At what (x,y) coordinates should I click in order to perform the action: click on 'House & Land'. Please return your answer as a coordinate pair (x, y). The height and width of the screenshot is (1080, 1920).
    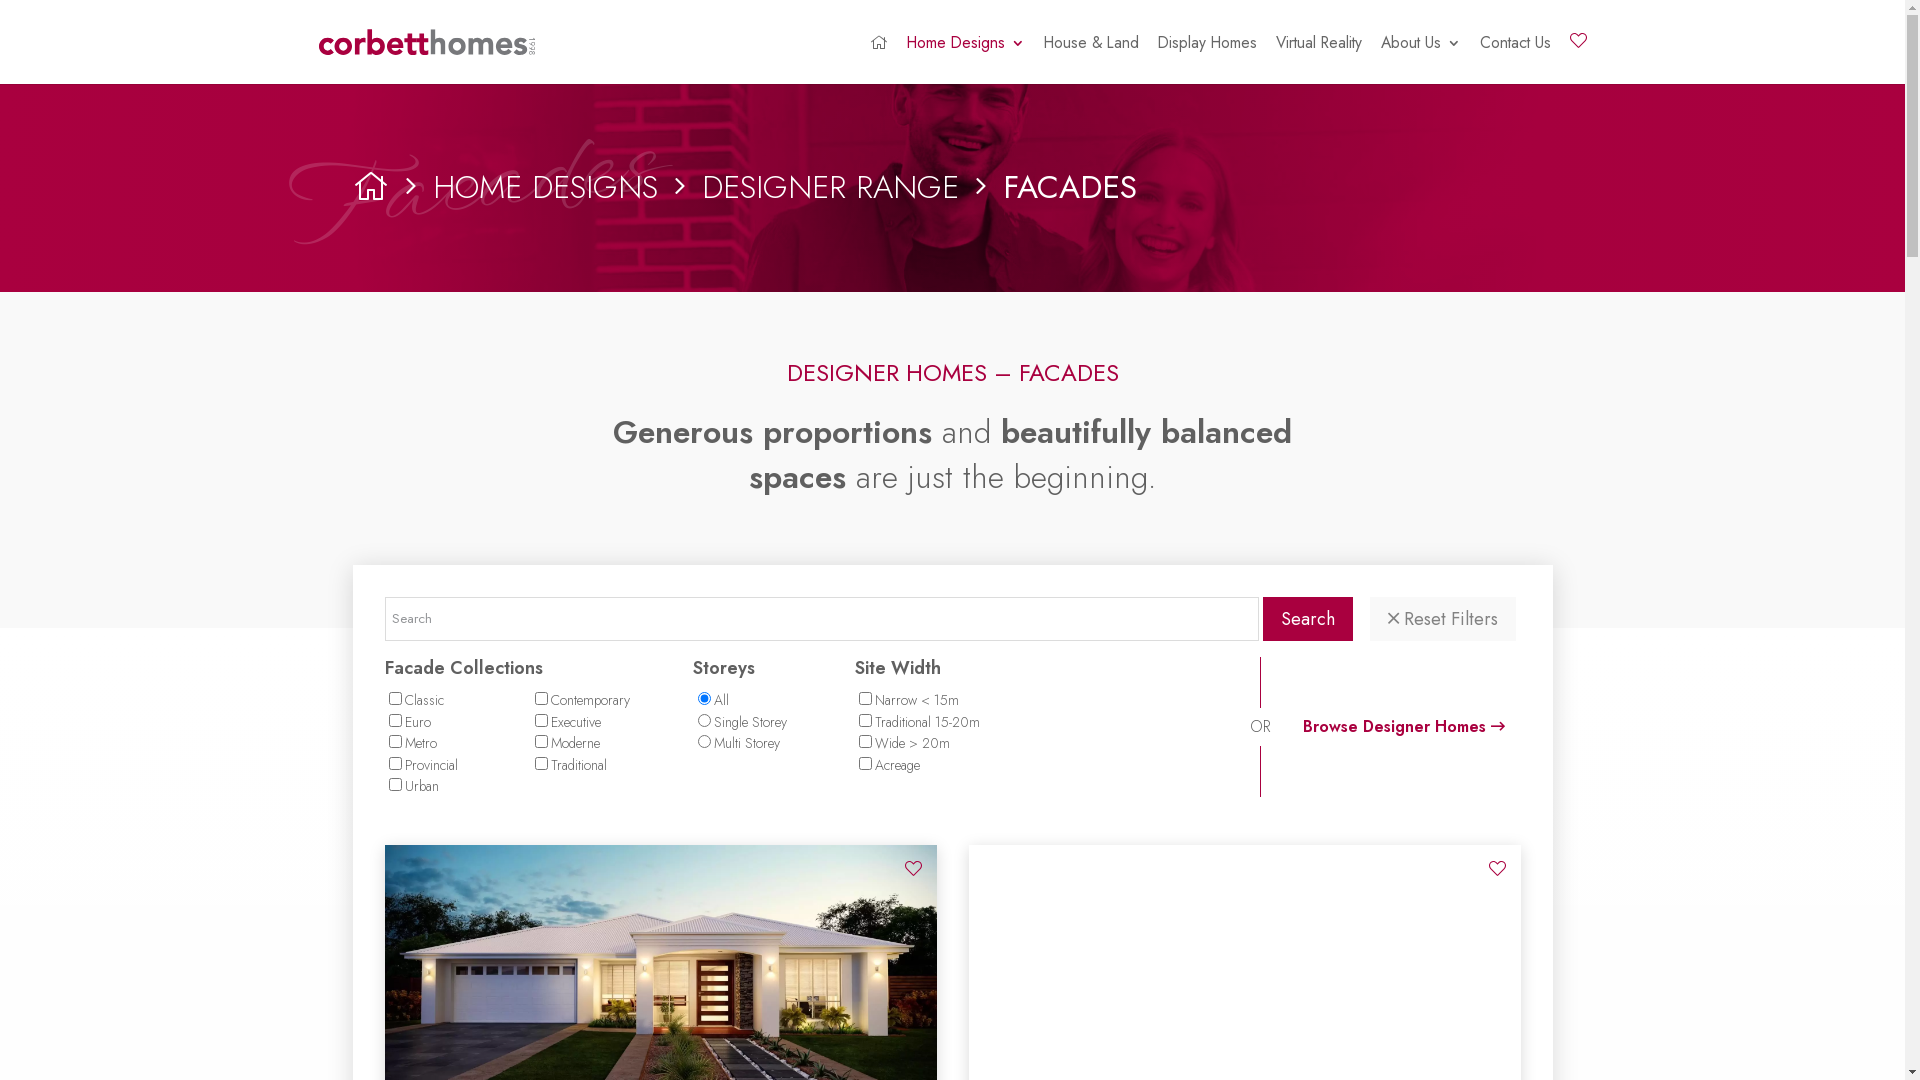
    Looking at the image, I should click on (1090, 58).